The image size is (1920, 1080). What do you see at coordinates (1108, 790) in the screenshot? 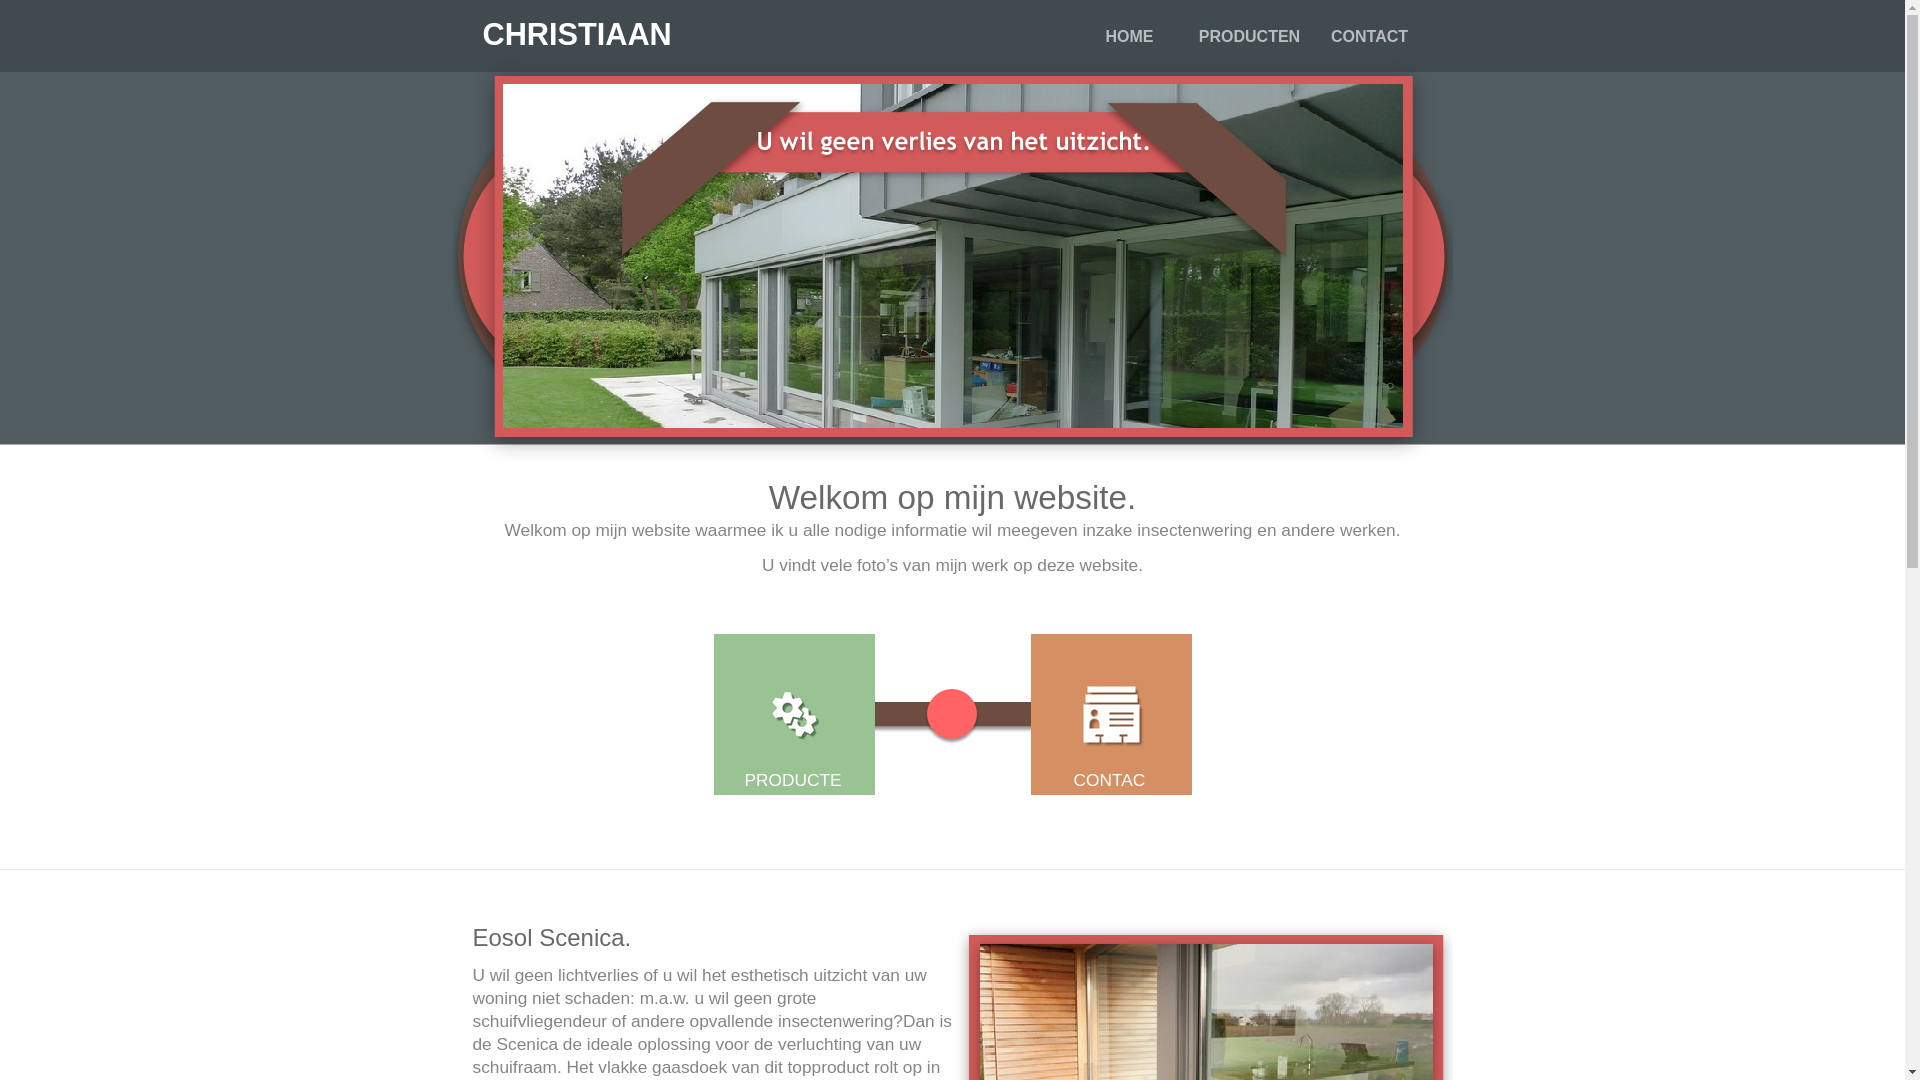
I see `'CONTACT'` at bounding box center [1108, 790].